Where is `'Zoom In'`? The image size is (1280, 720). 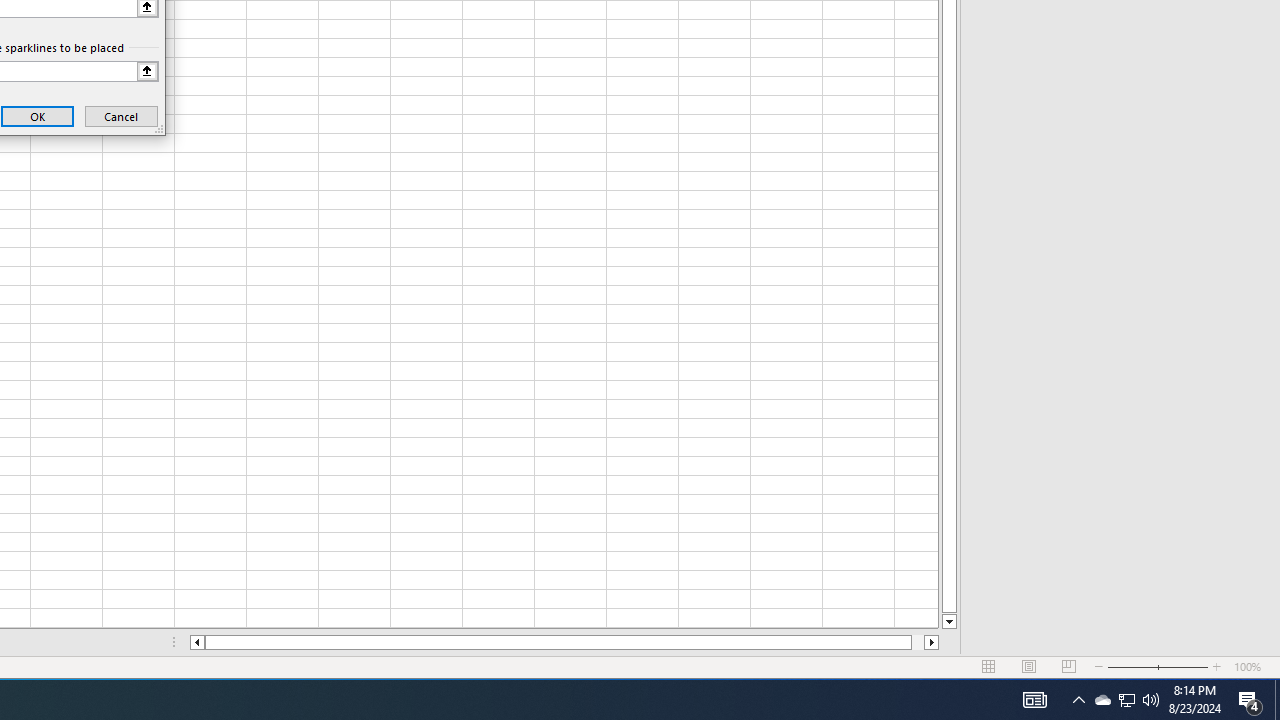
'Zoom In' is located at coordinates (1216, 667).